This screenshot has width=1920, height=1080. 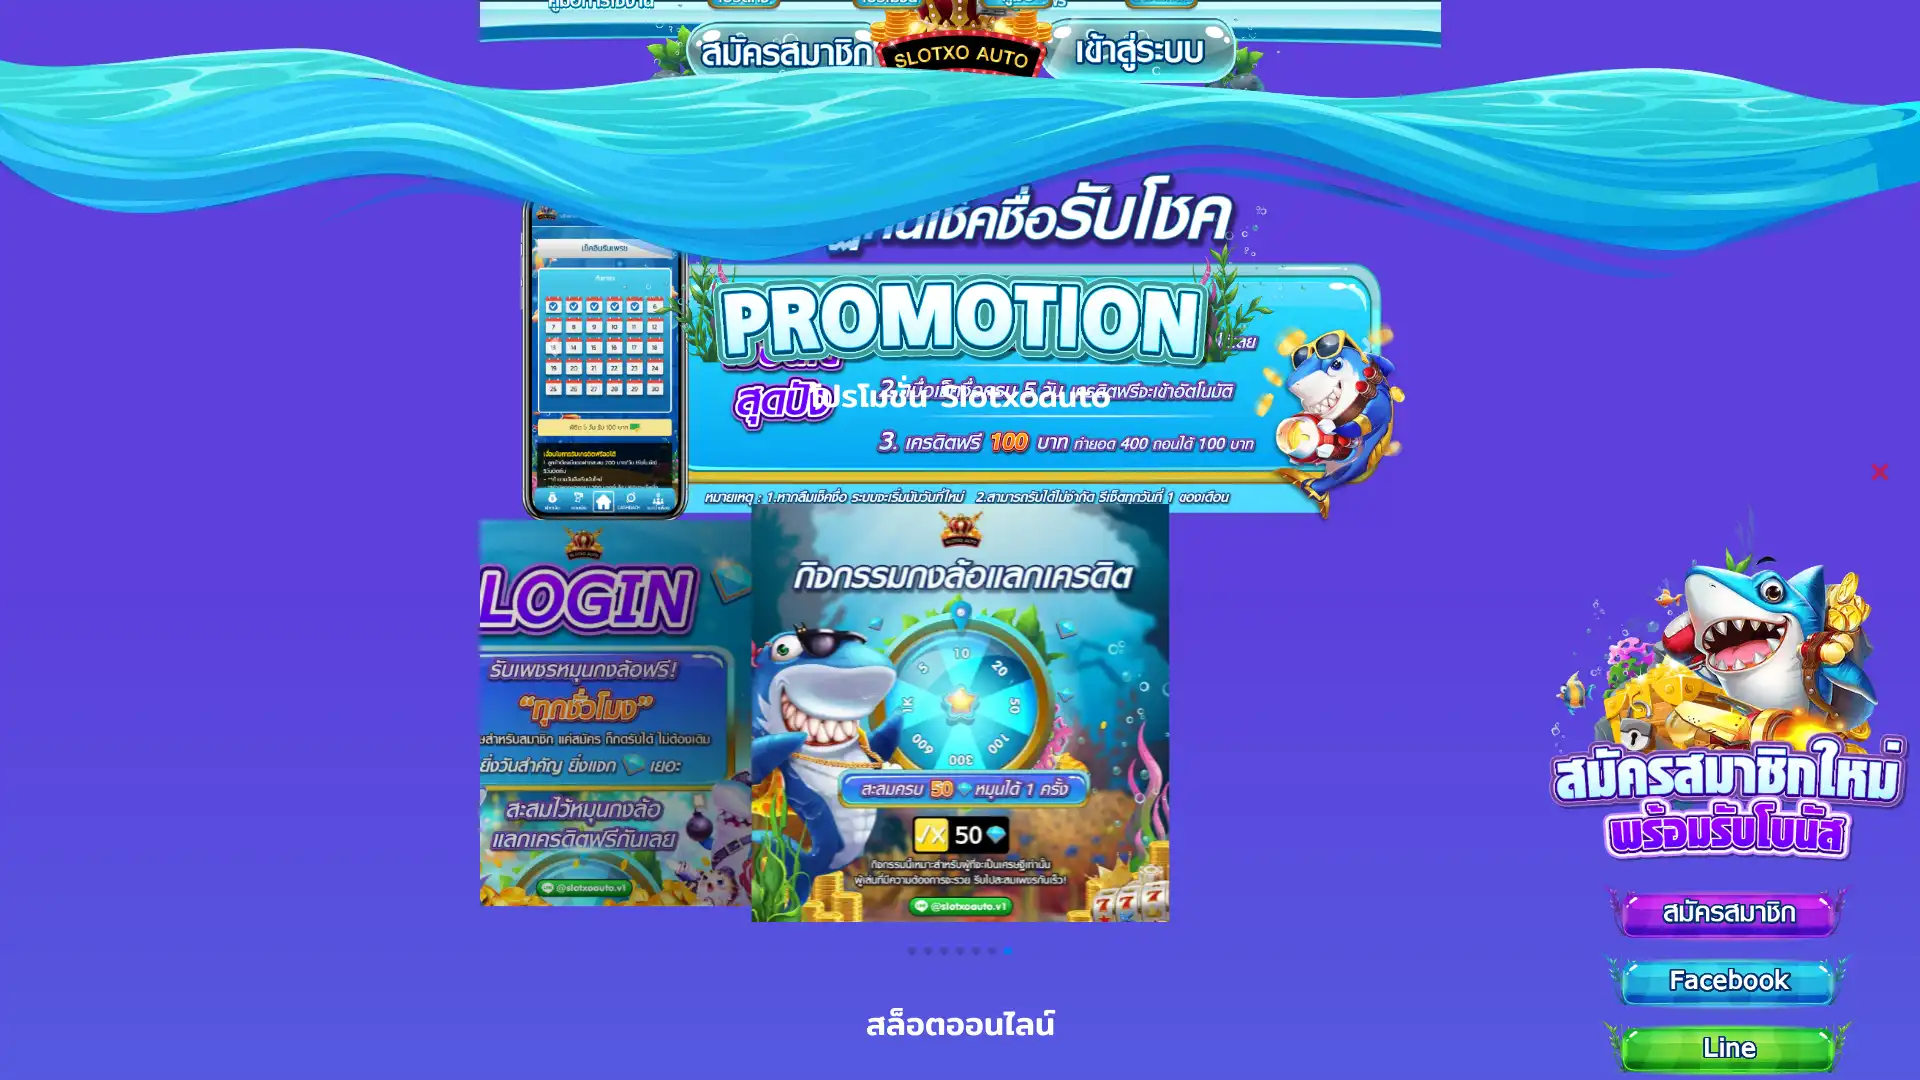 I want to click on Close, so click(x=1879, y=471).